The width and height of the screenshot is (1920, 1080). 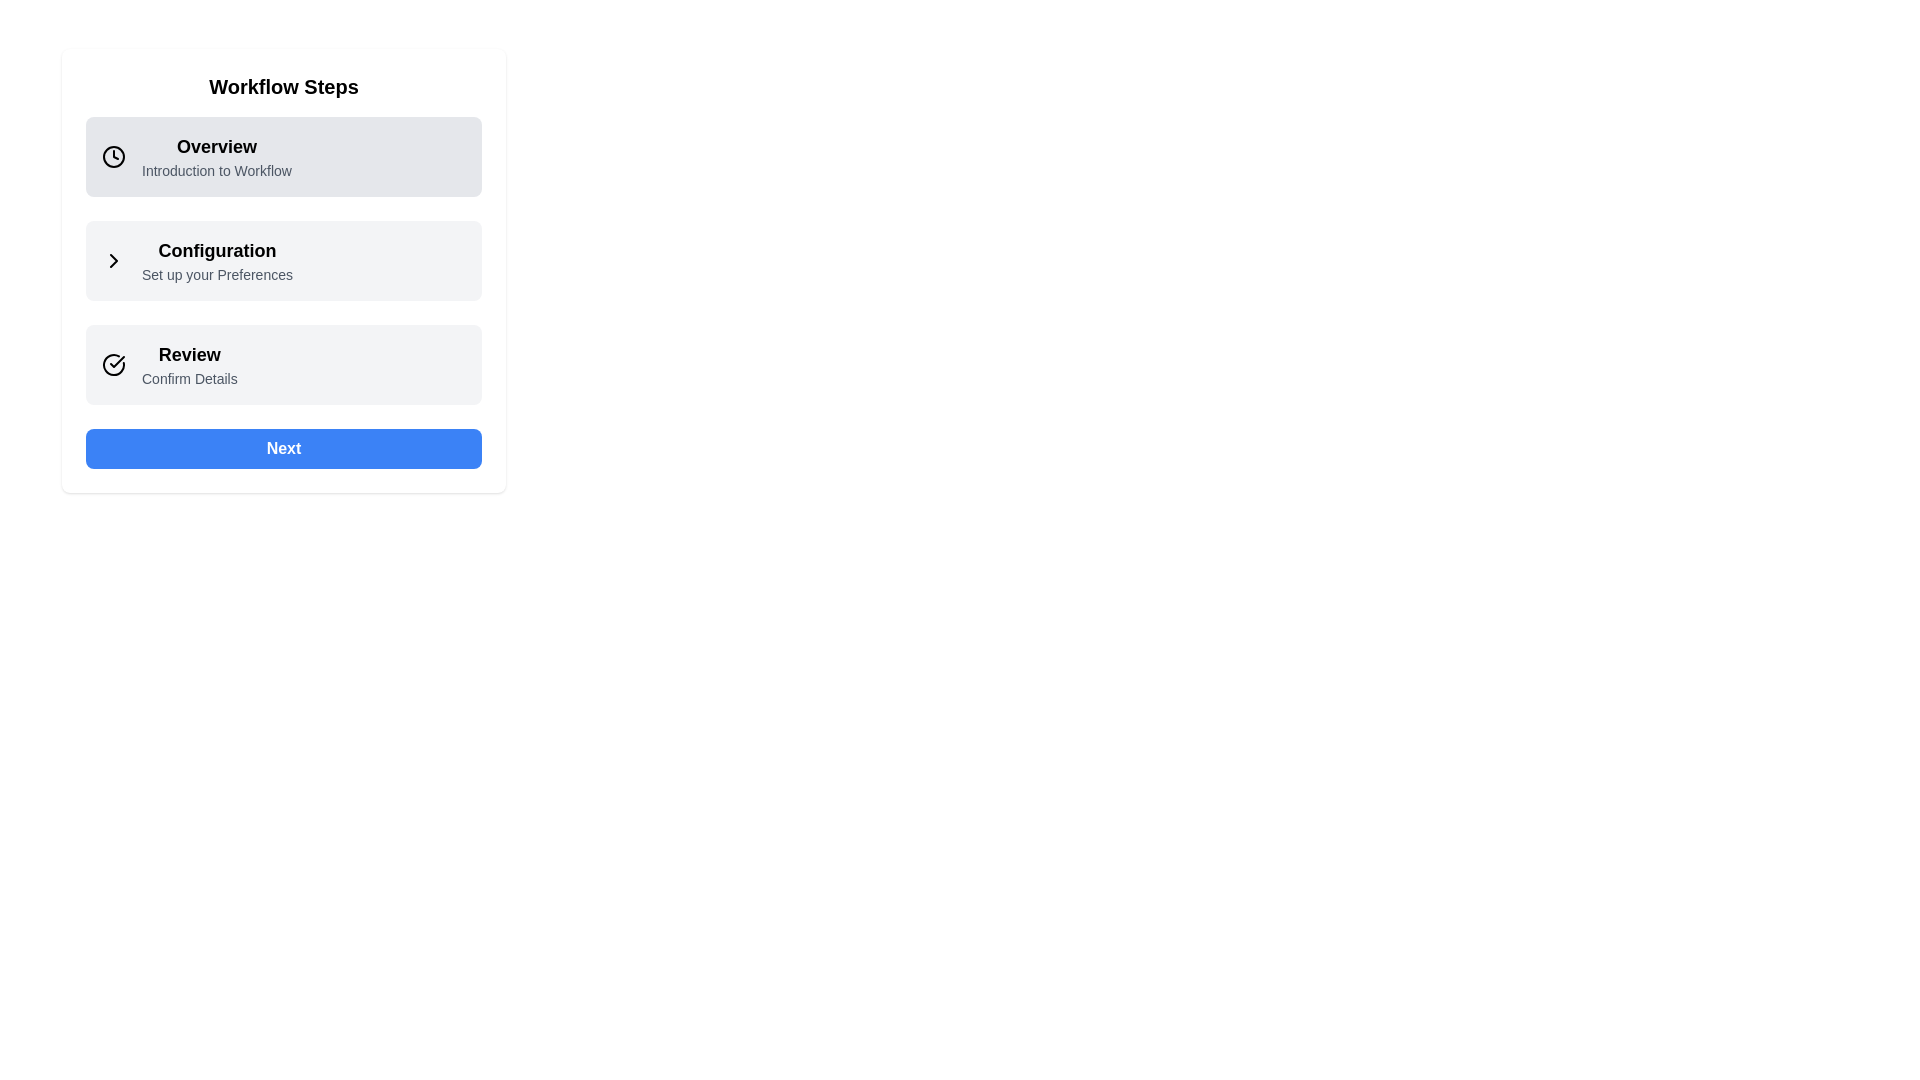 What do you see at coordinates (216, 169) in the screenshot?
I see `text from the Text Label located in the 'Overview' section of the 'Workflow Steps' interface, positioned directly underneath the 'Overview' title` at bounding box center [216, 169].